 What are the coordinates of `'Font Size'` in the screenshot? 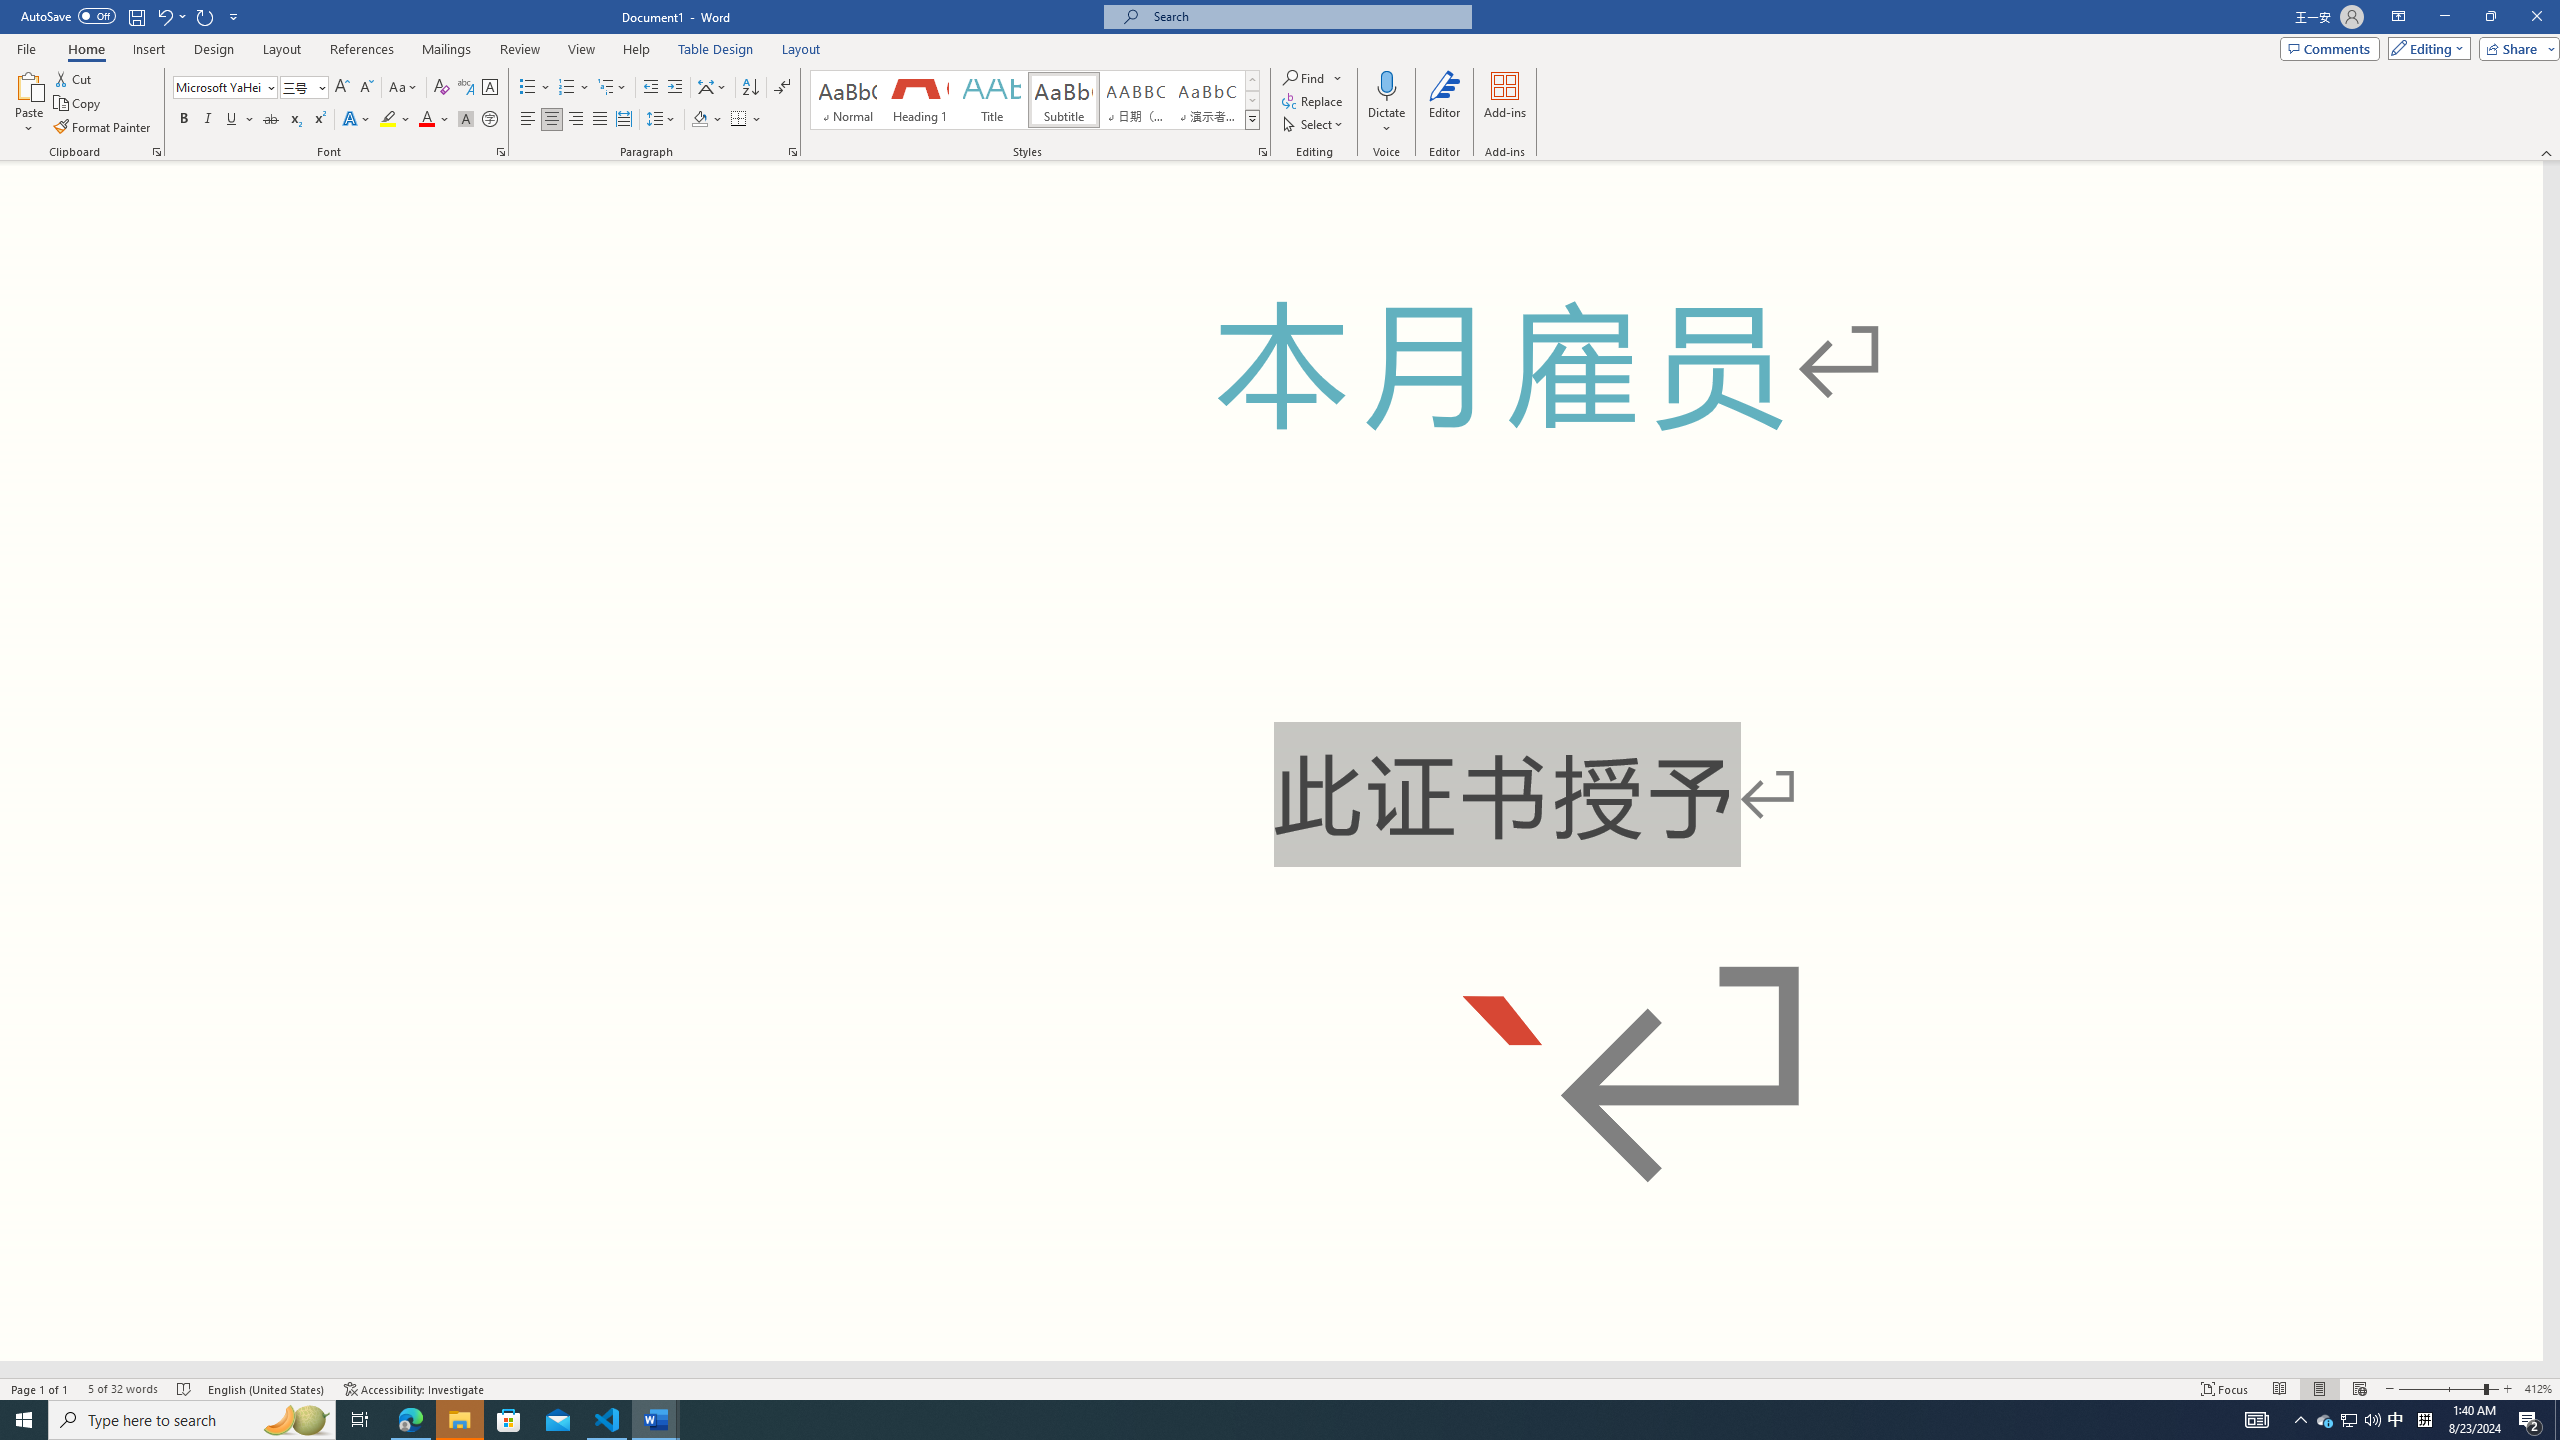 It's located at (297, 87).